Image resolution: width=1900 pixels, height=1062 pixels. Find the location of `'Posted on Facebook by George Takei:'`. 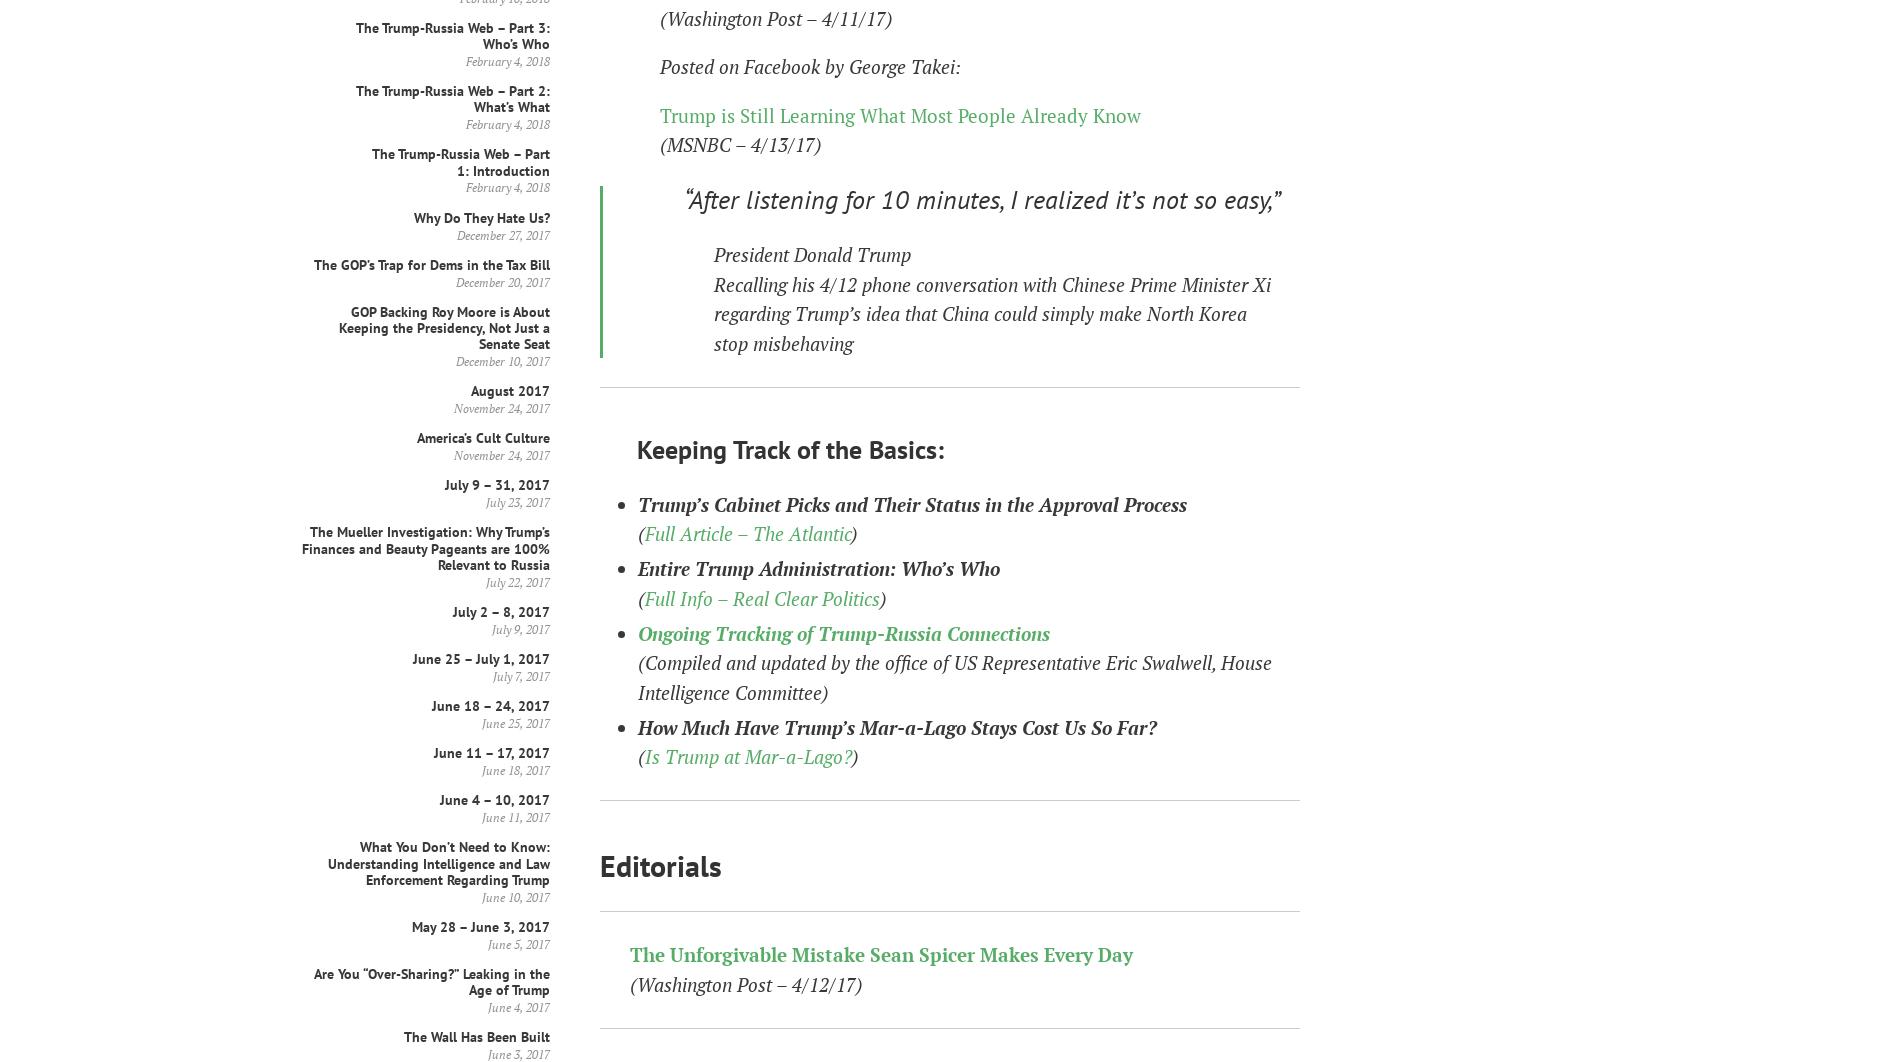

'Posted on Facebook by George Takei:' is located at coordinates (809, 66).